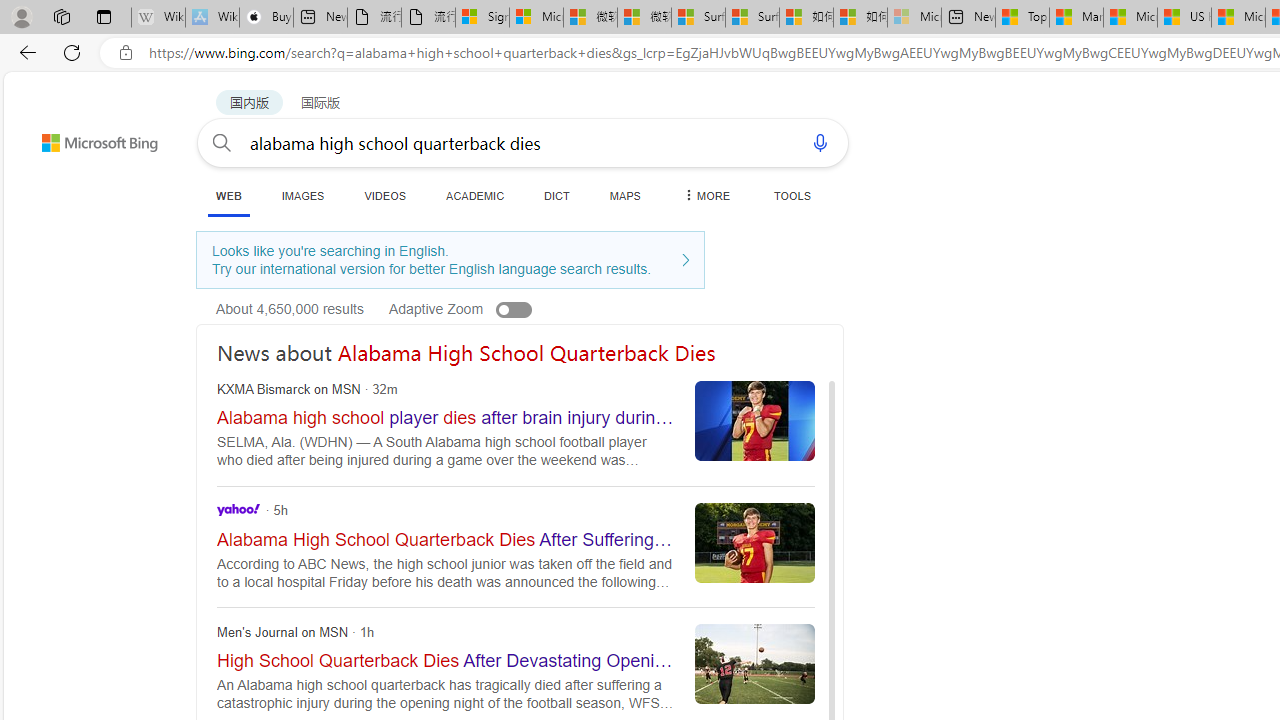 The height and width of the screenshot is (720, 1280). Describe the element at coordinates (705, 195) in the screenshot. I see `'MORE'` at that location.